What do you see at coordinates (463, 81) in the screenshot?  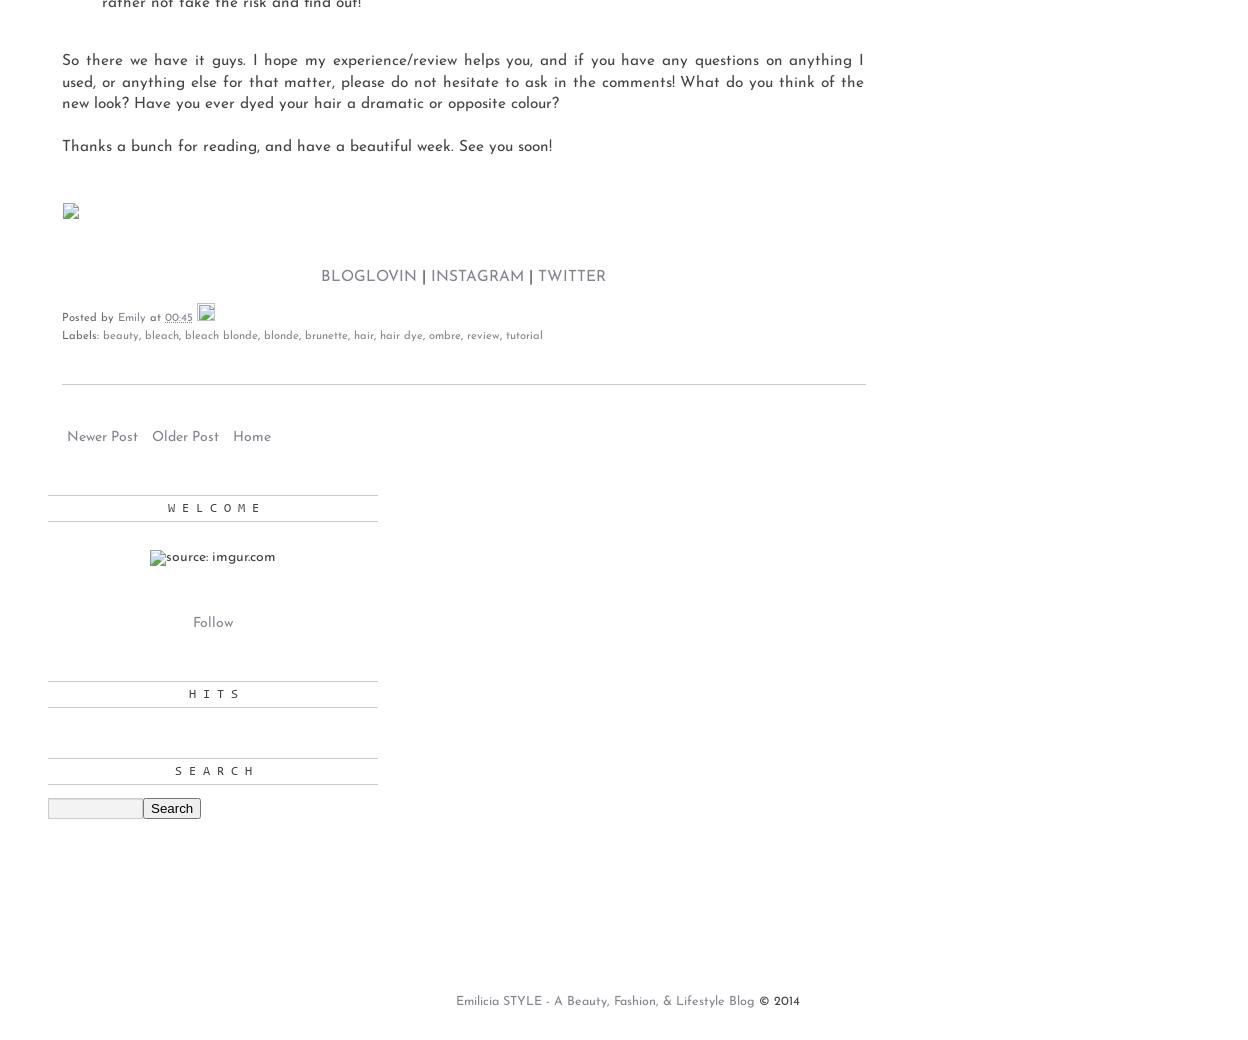 I see `'So there we have it guys. I hope my experience/review helps you, and if you have any questions on anything I used, or anything else for that matter, please do not hesitate to ask in the comments! What do you think of the new look? Have you ever dyed your hair a dramatic or opposite colour?'` at bounding box center [463, 81].